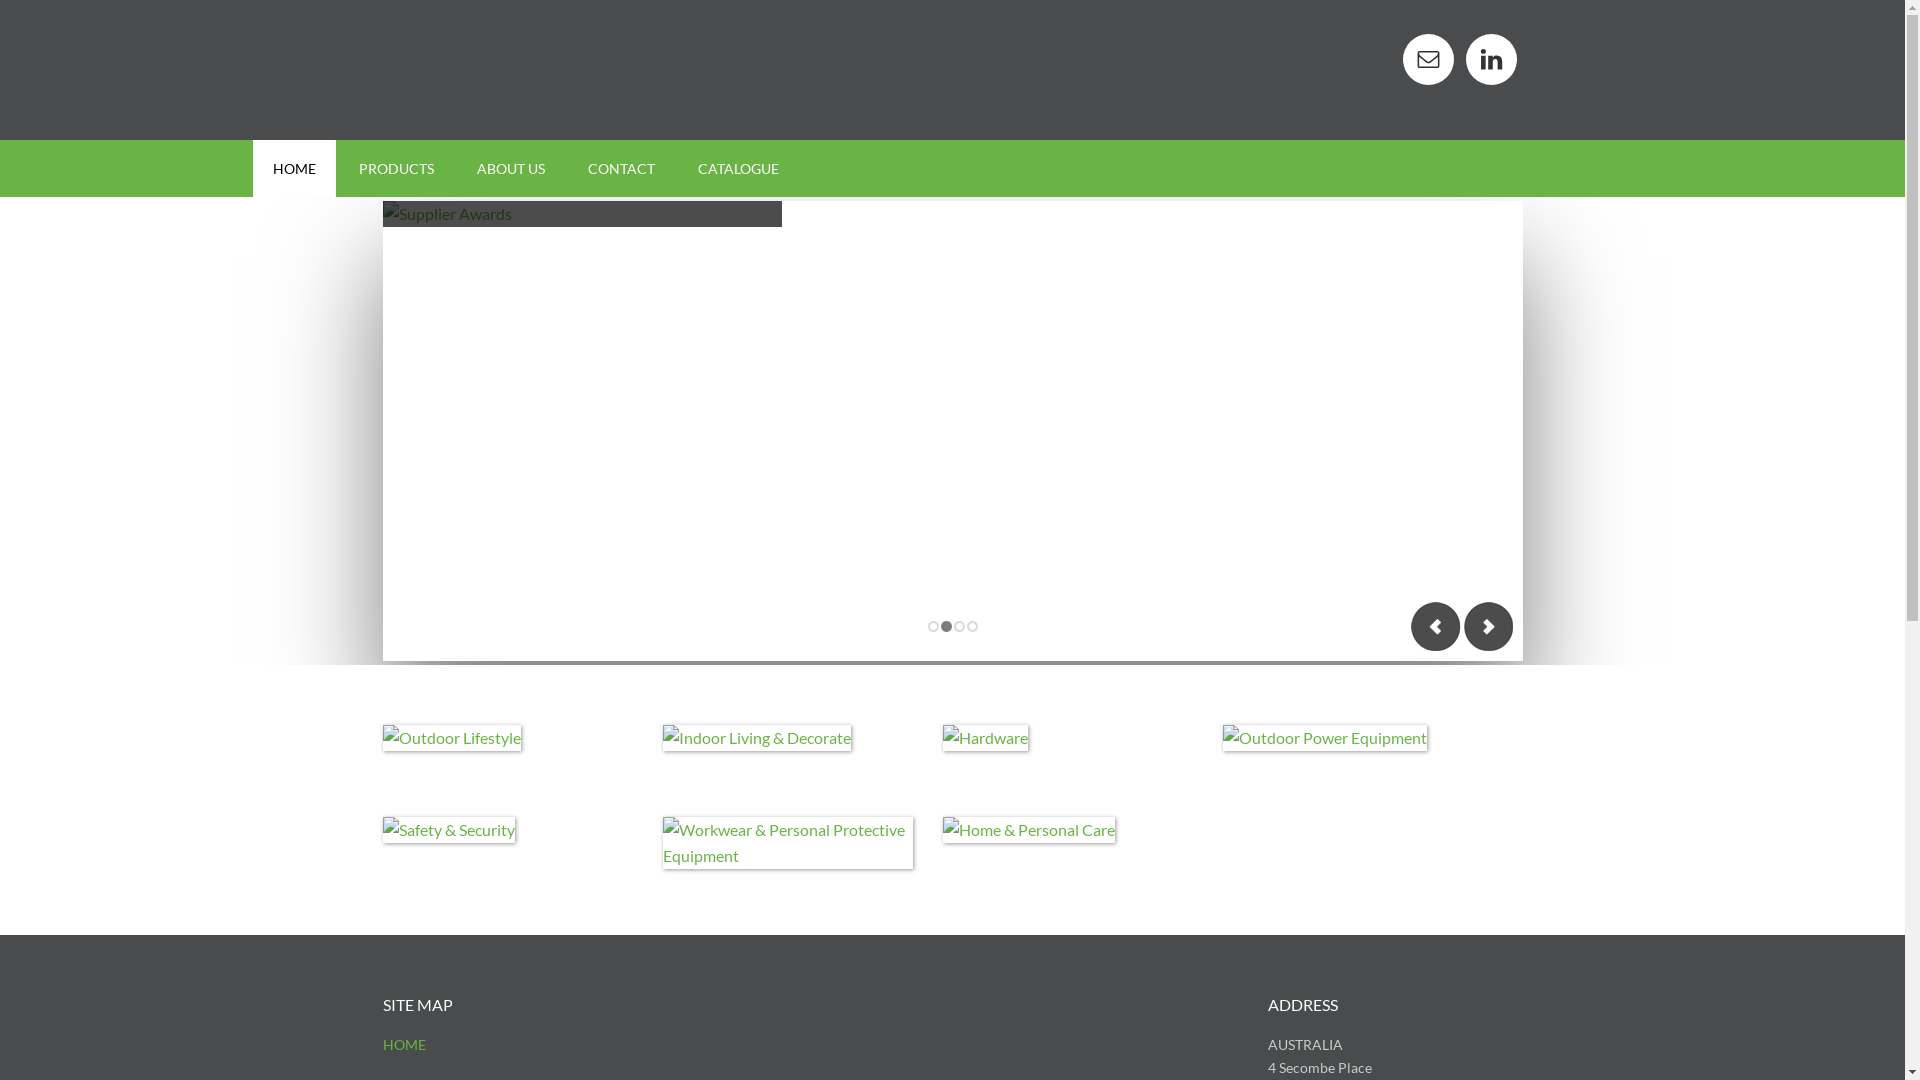 The image size is (1920, 1080). I want to click on 'Previous', so click(1434, 625).